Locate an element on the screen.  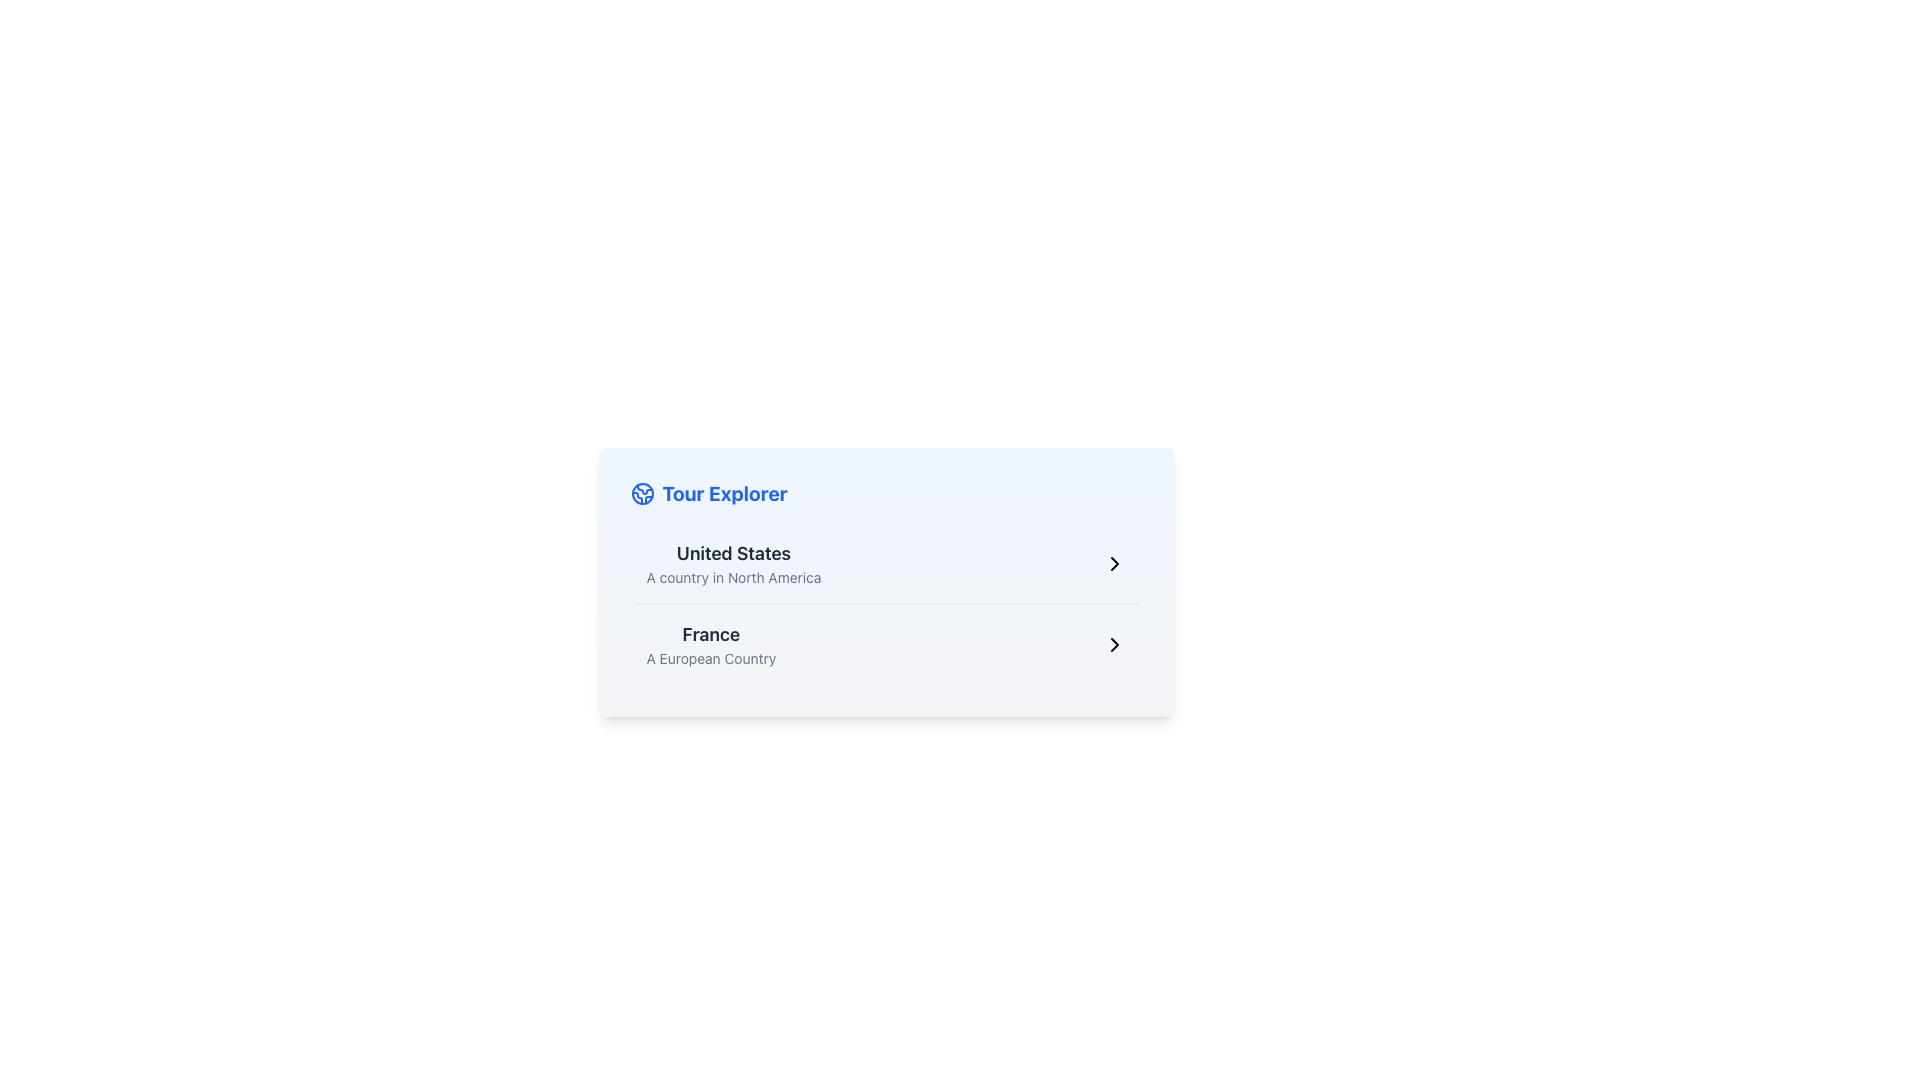
the right-pointing chevron icon styled with a thin black stroke, located near the text 'France' and 'A European Country' is located at coordinates (1113, 644).